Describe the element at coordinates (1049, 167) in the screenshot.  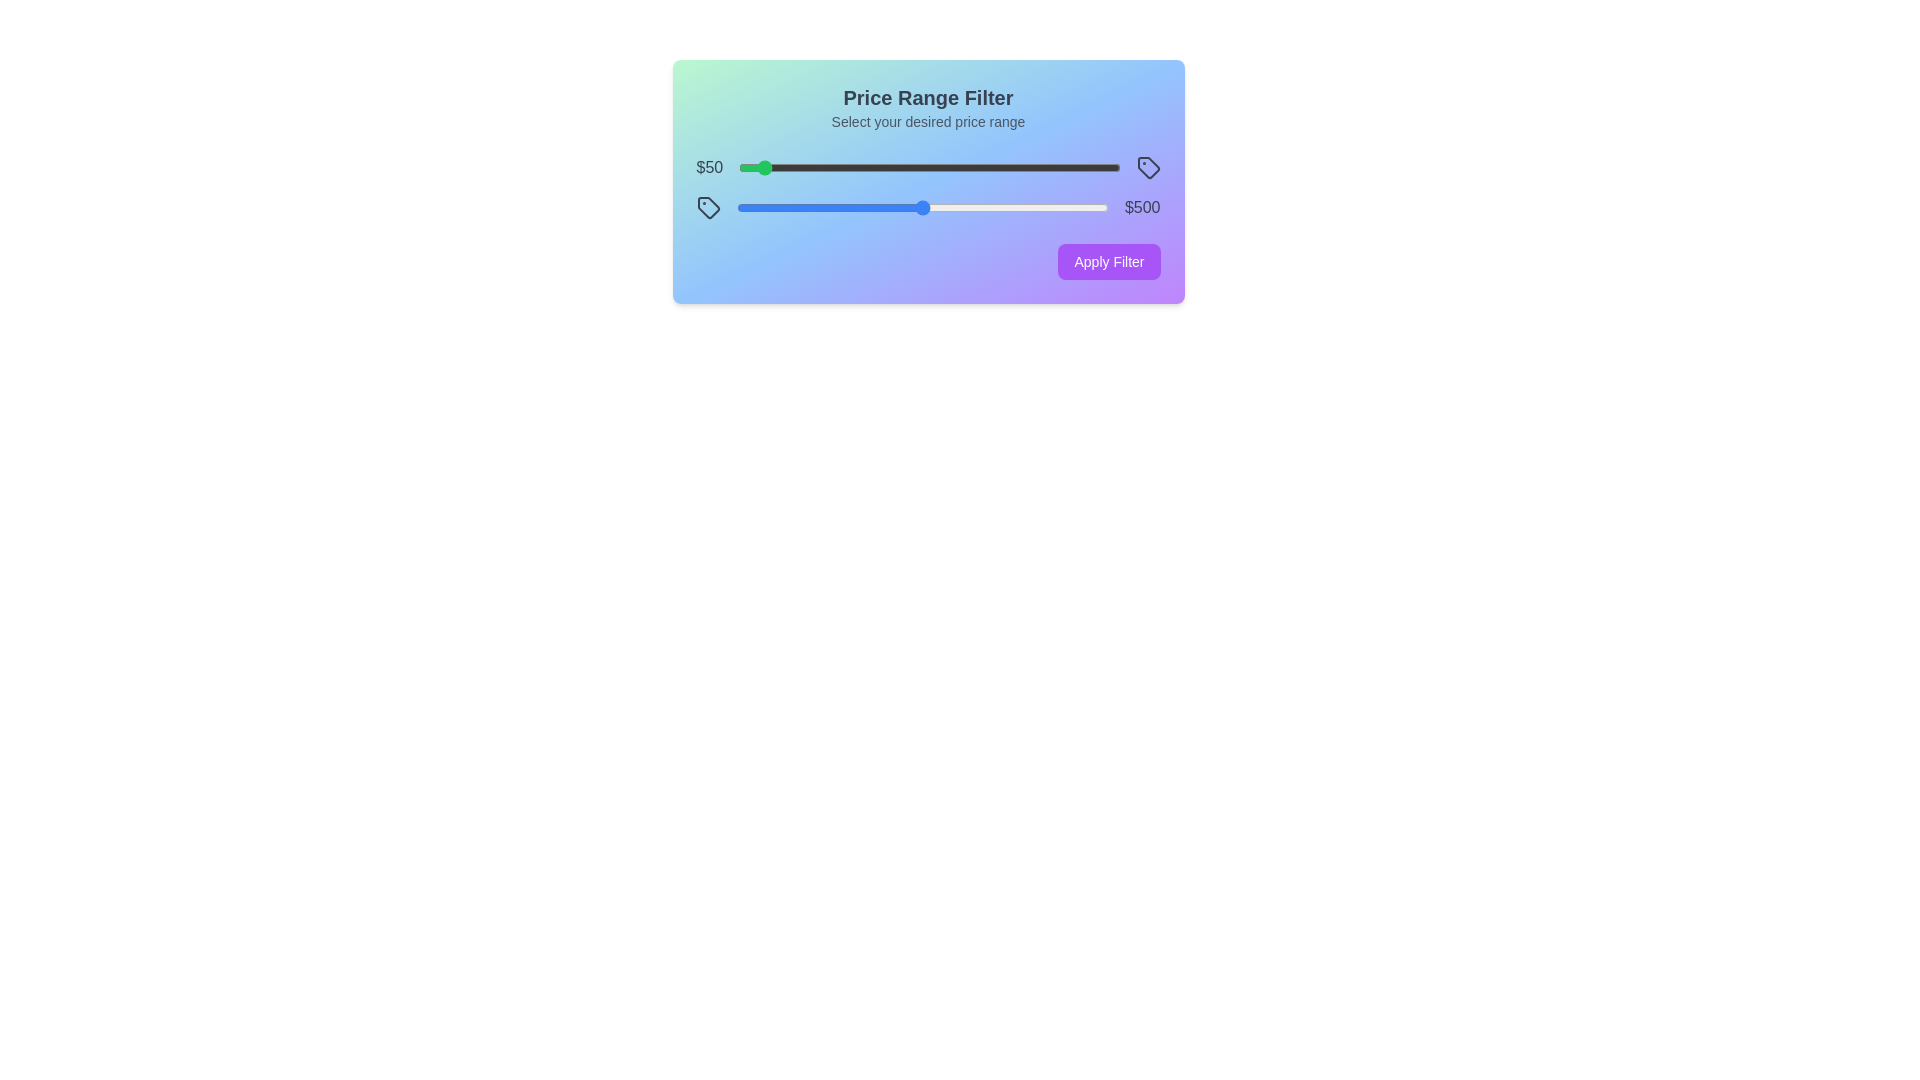
I see `the minimum price slider to 817` at that location.